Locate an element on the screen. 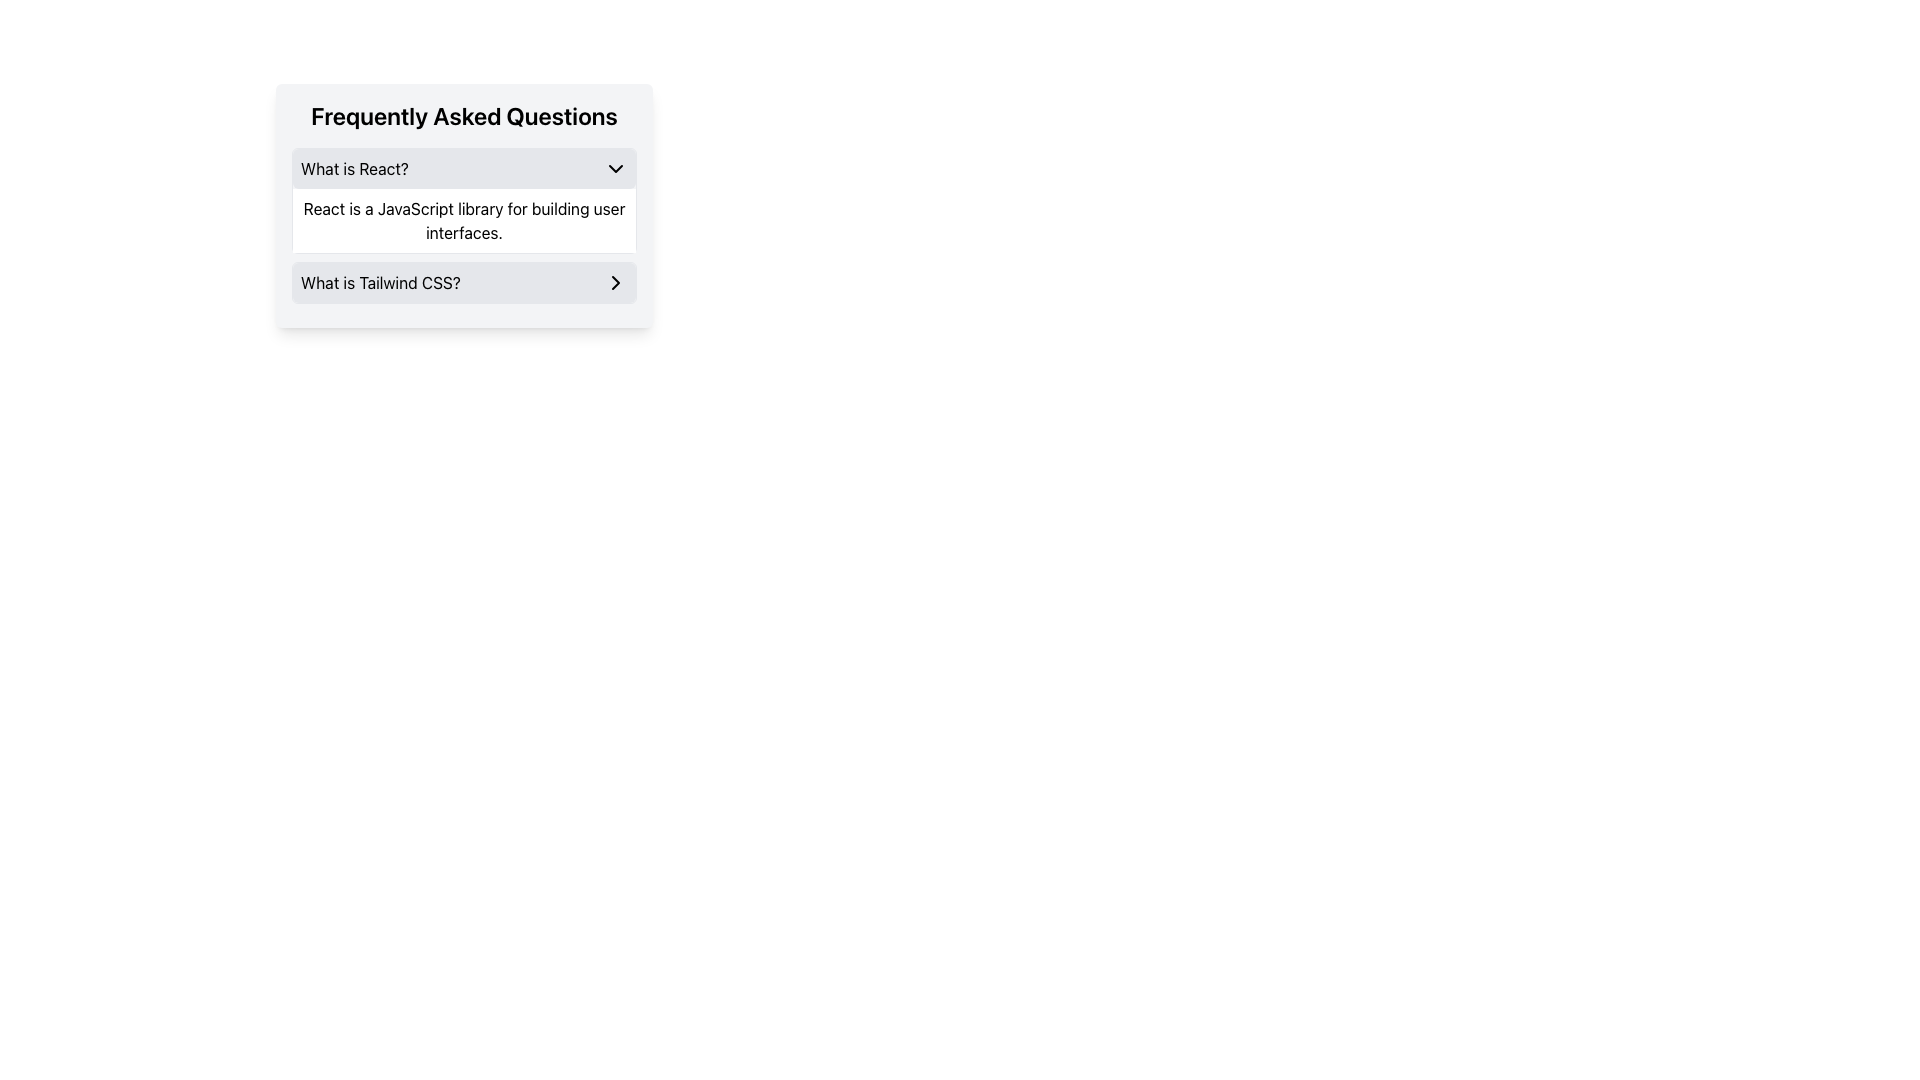  the Text Label that serves as a prompt for displaying more details about 'Tailwind CSS', located in the second question row of the FAQs list, to the left of the arrow icon is located at coordinates (380, 282).